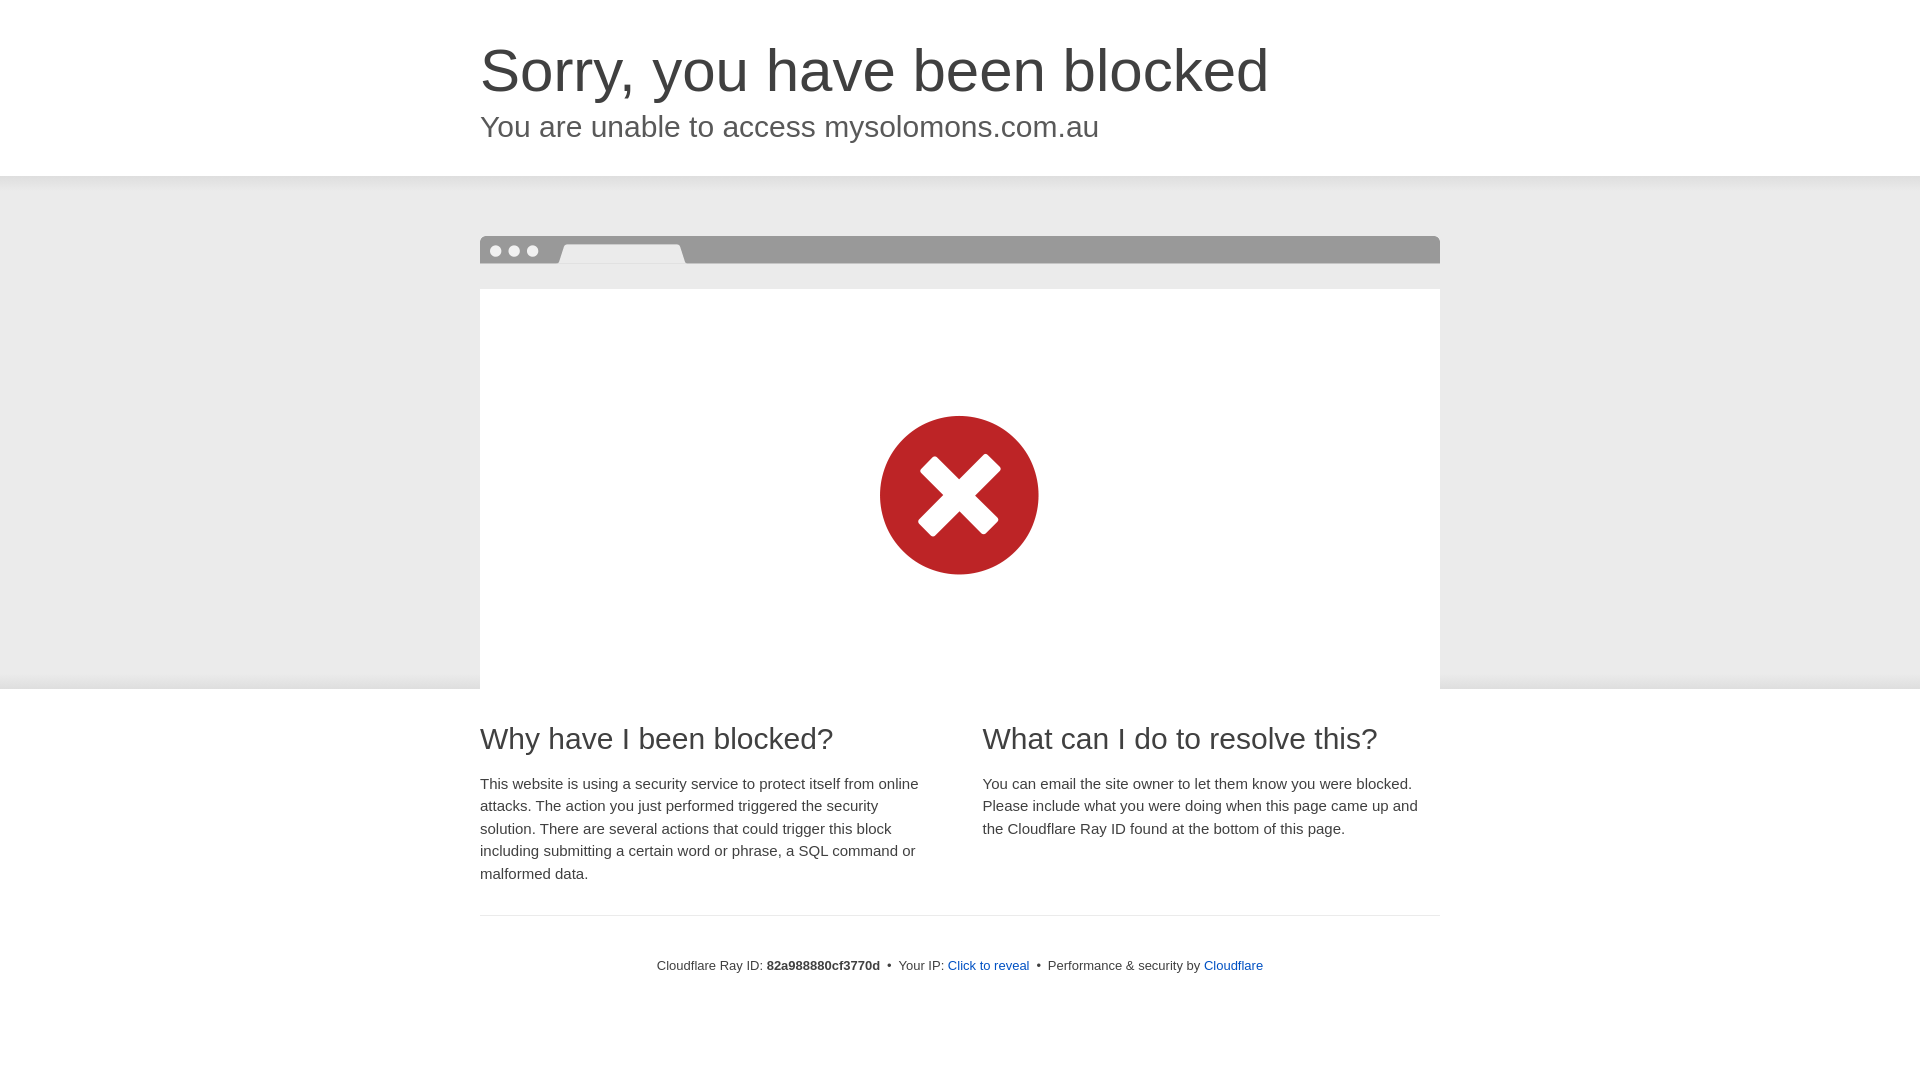 The width and height of the screenshot is (1920, 1080). What do you see at coordinates (988, 964) in the screenshot?
I see `'Click to reveal'` at bounding box center [988, 964].